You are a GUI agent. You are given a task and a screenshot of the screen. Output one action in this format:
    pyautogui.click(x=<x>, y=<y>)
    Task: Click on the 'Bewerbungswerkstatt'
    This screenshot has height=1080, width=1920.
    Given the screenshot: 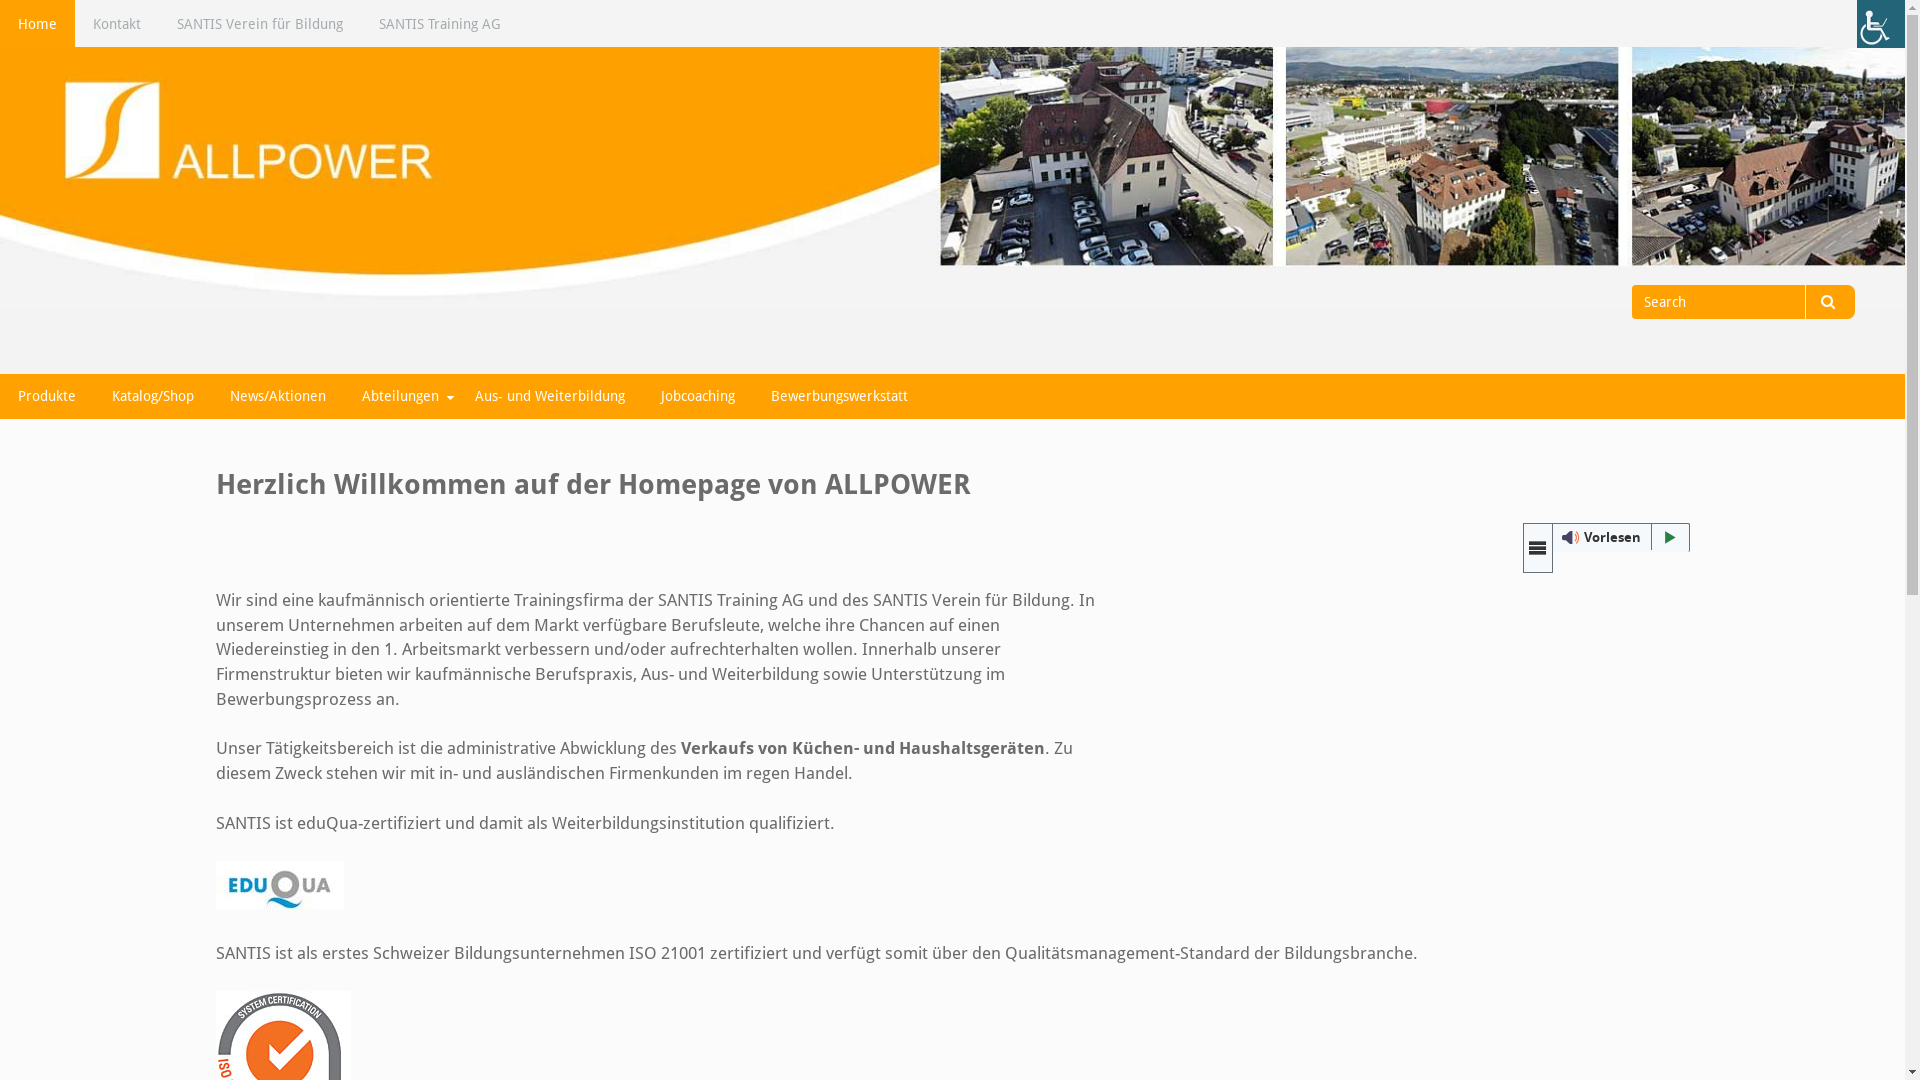 What is the action you would take?
    pyautogui.click(x=839, y=396)
    